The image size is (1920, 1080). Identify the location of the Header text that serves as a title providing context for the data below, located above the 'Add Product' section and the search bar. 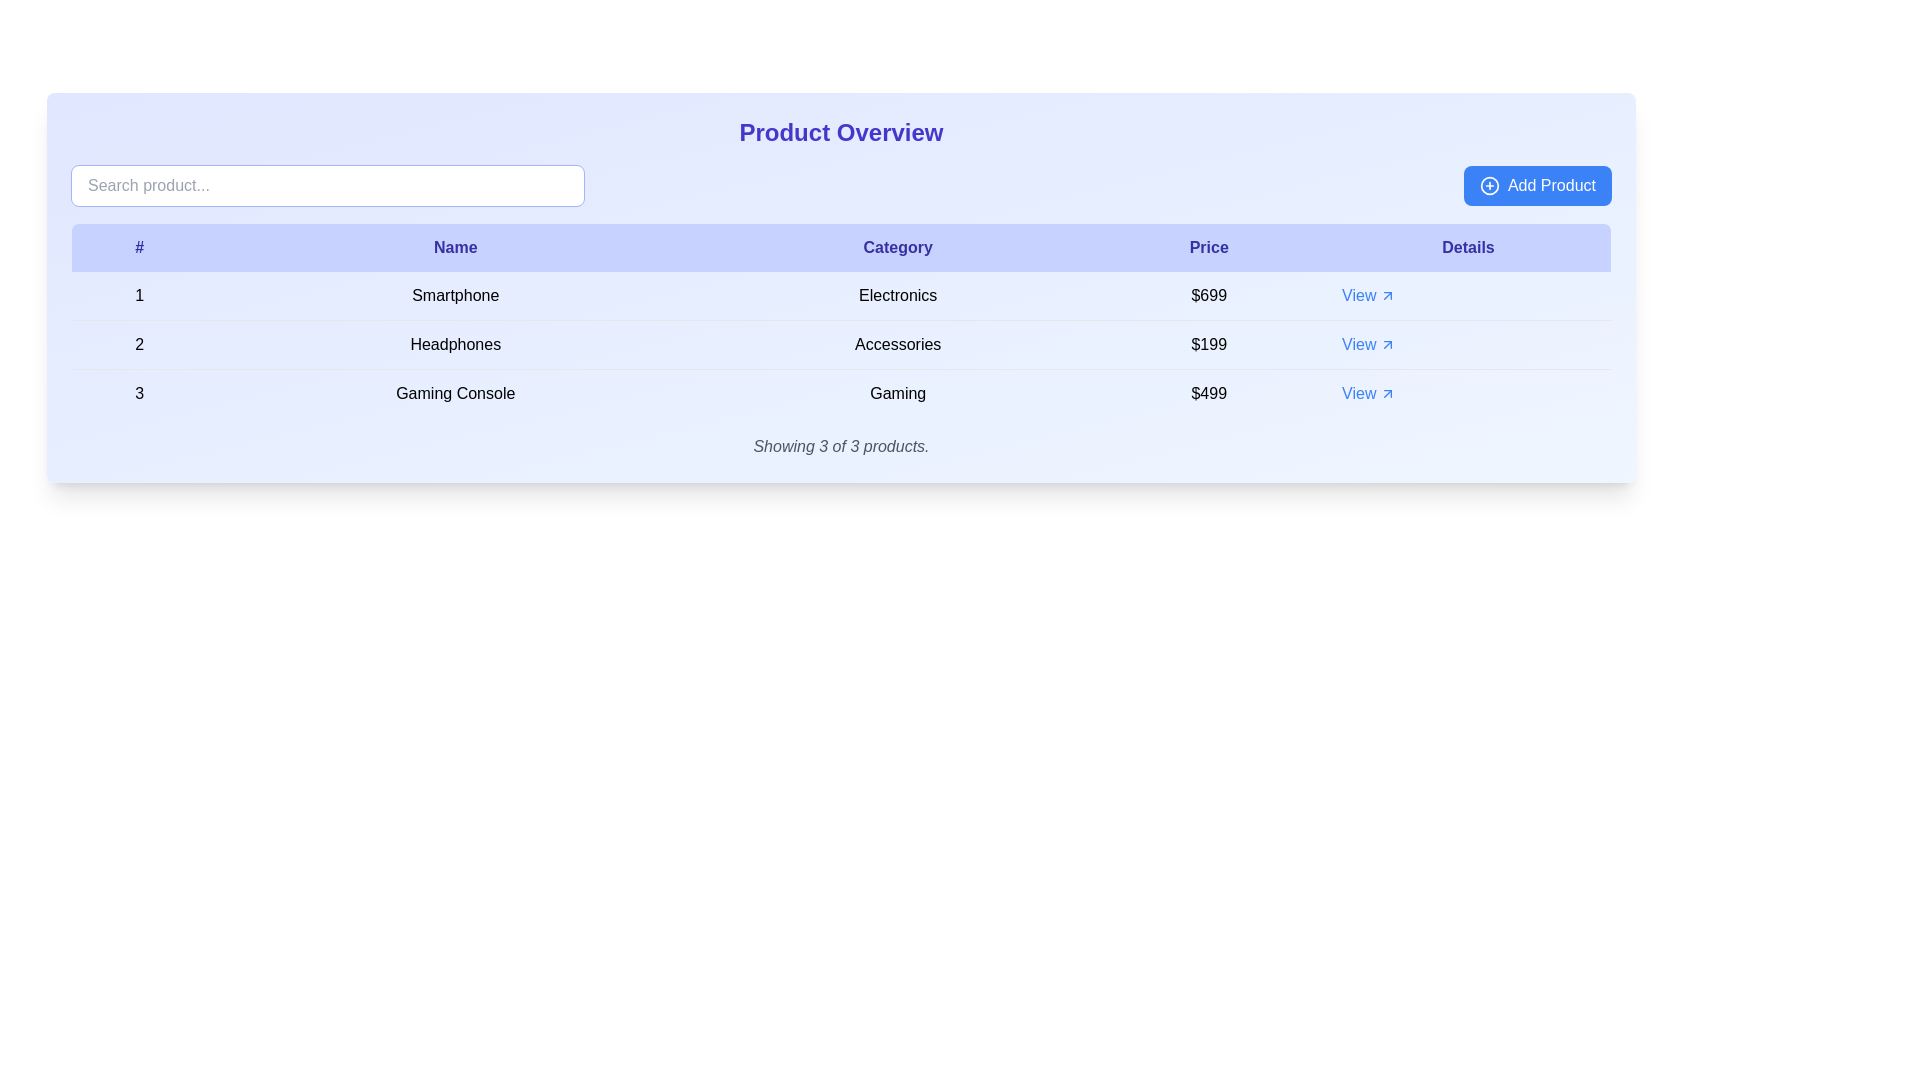
(841, 132).